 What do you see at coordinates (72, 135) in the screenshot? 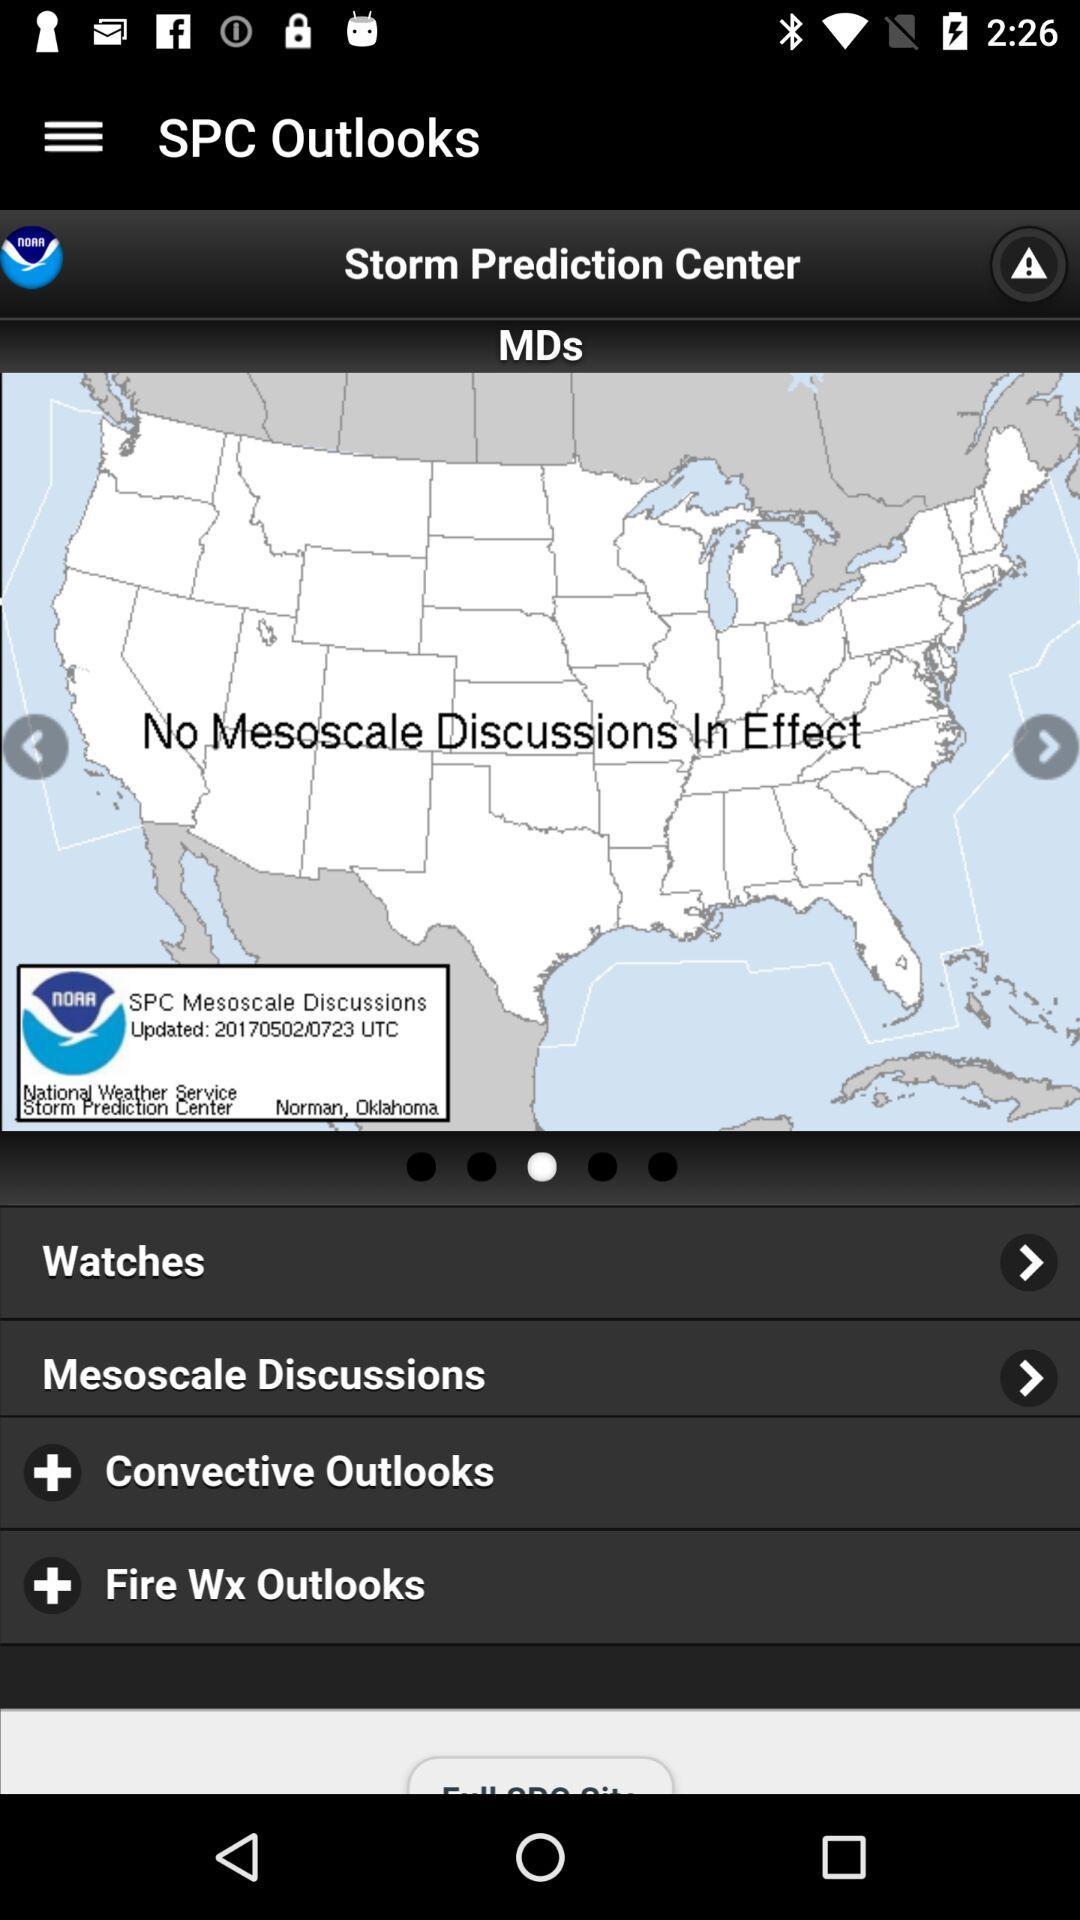
I see `the menu icon` at bounding box center [72, 135].